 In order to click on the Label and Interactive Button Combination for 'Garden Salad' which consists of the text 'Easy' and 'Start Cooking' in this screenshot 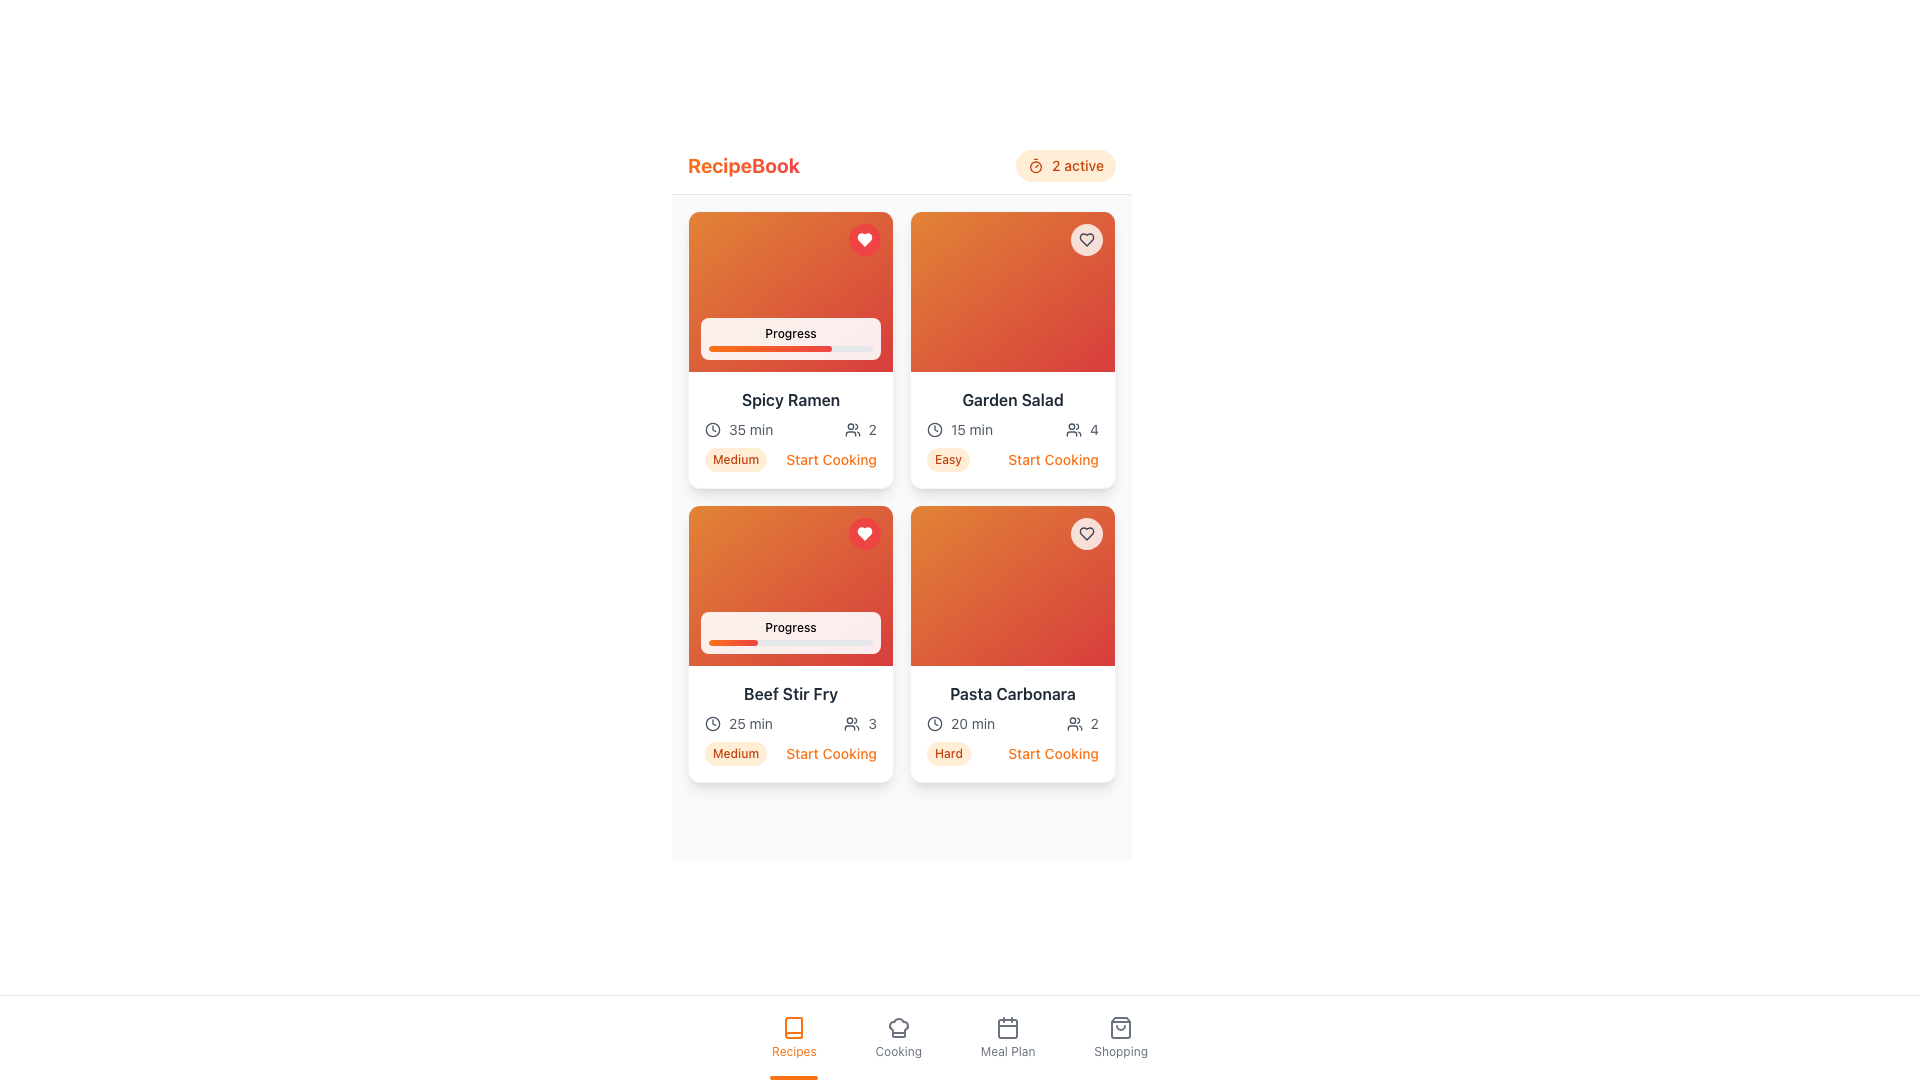, I will do `click(1012, 459)`.